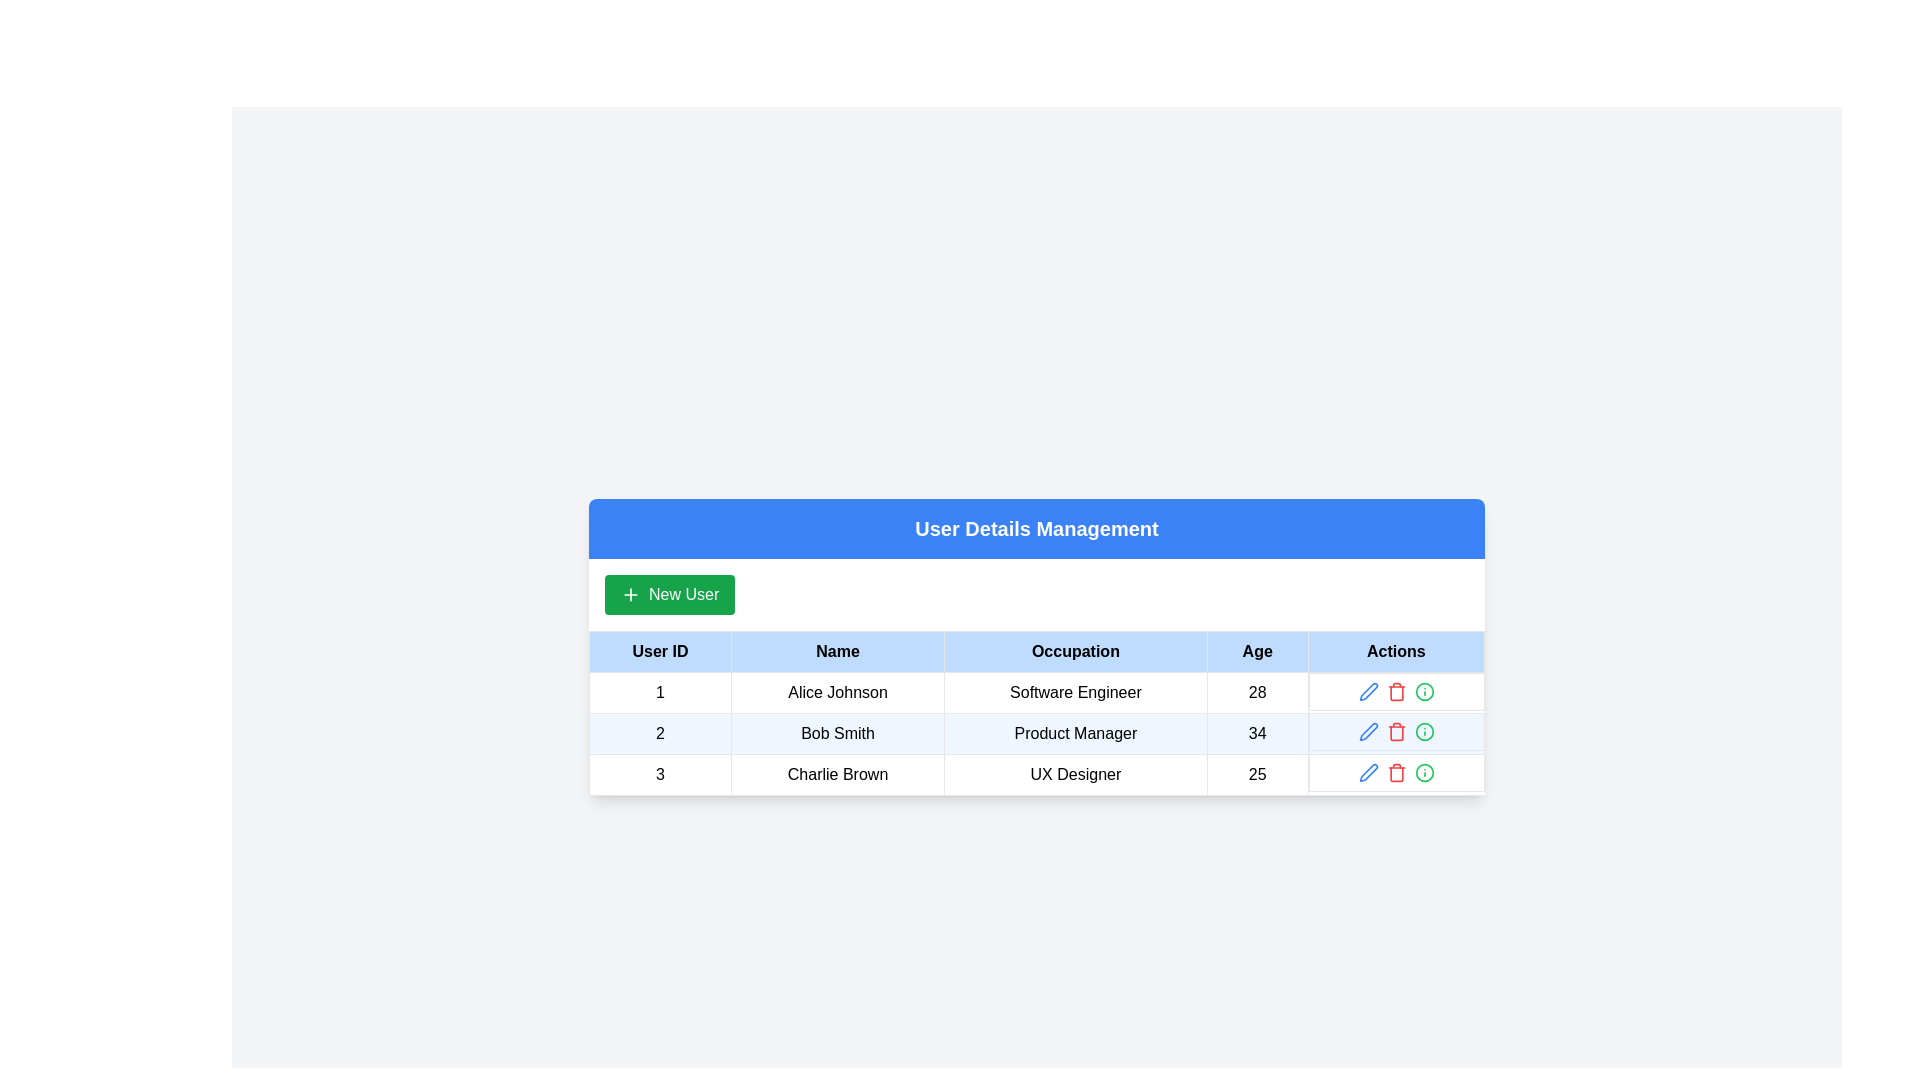 The image size is (1920, 1080). What do you see at coordinates (1074, 651) in the screenshot?
I see `the 'Occupation' table header cell, which is part of a structured table layout and is located in the header row as the third column from the left, between 'Name' and 'Age'` at bounding box center [1074, 651].